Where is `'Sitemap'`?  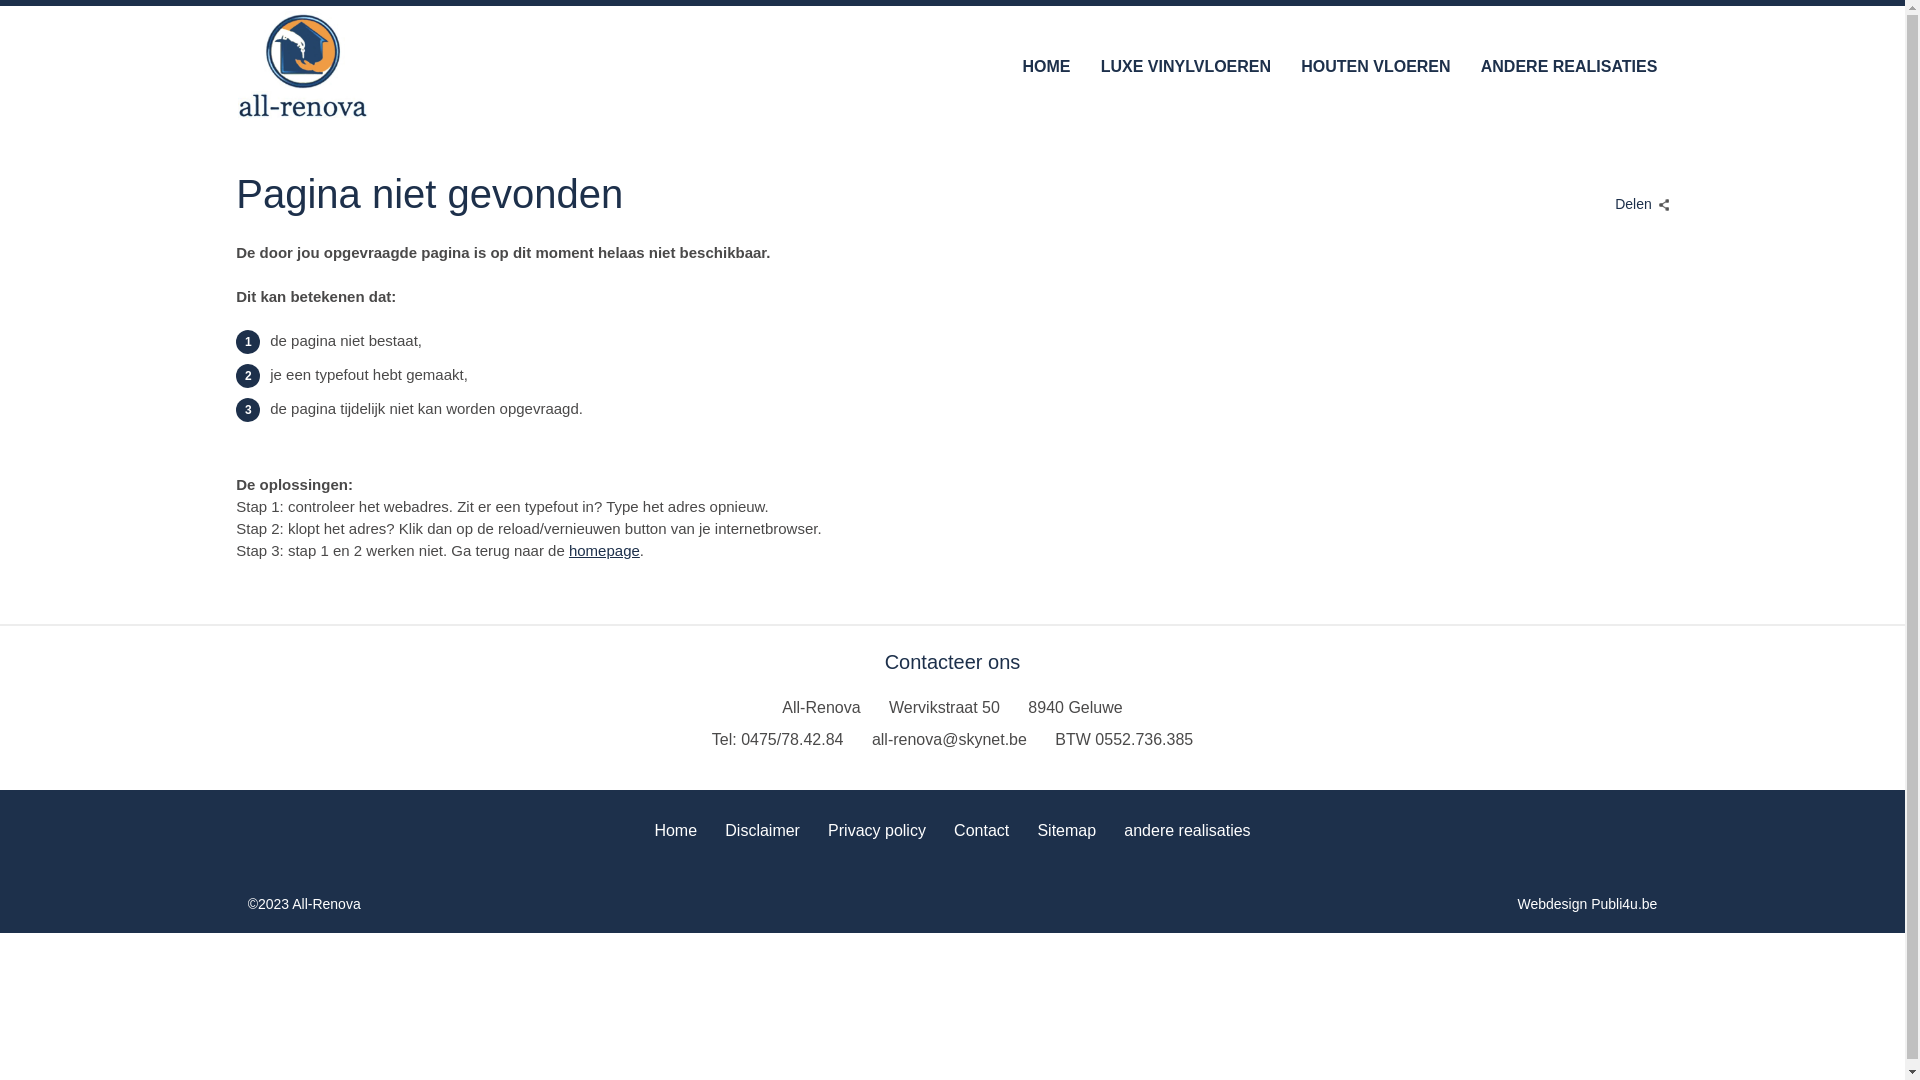 'Sitemap' is located at coordinates (1065, 827).